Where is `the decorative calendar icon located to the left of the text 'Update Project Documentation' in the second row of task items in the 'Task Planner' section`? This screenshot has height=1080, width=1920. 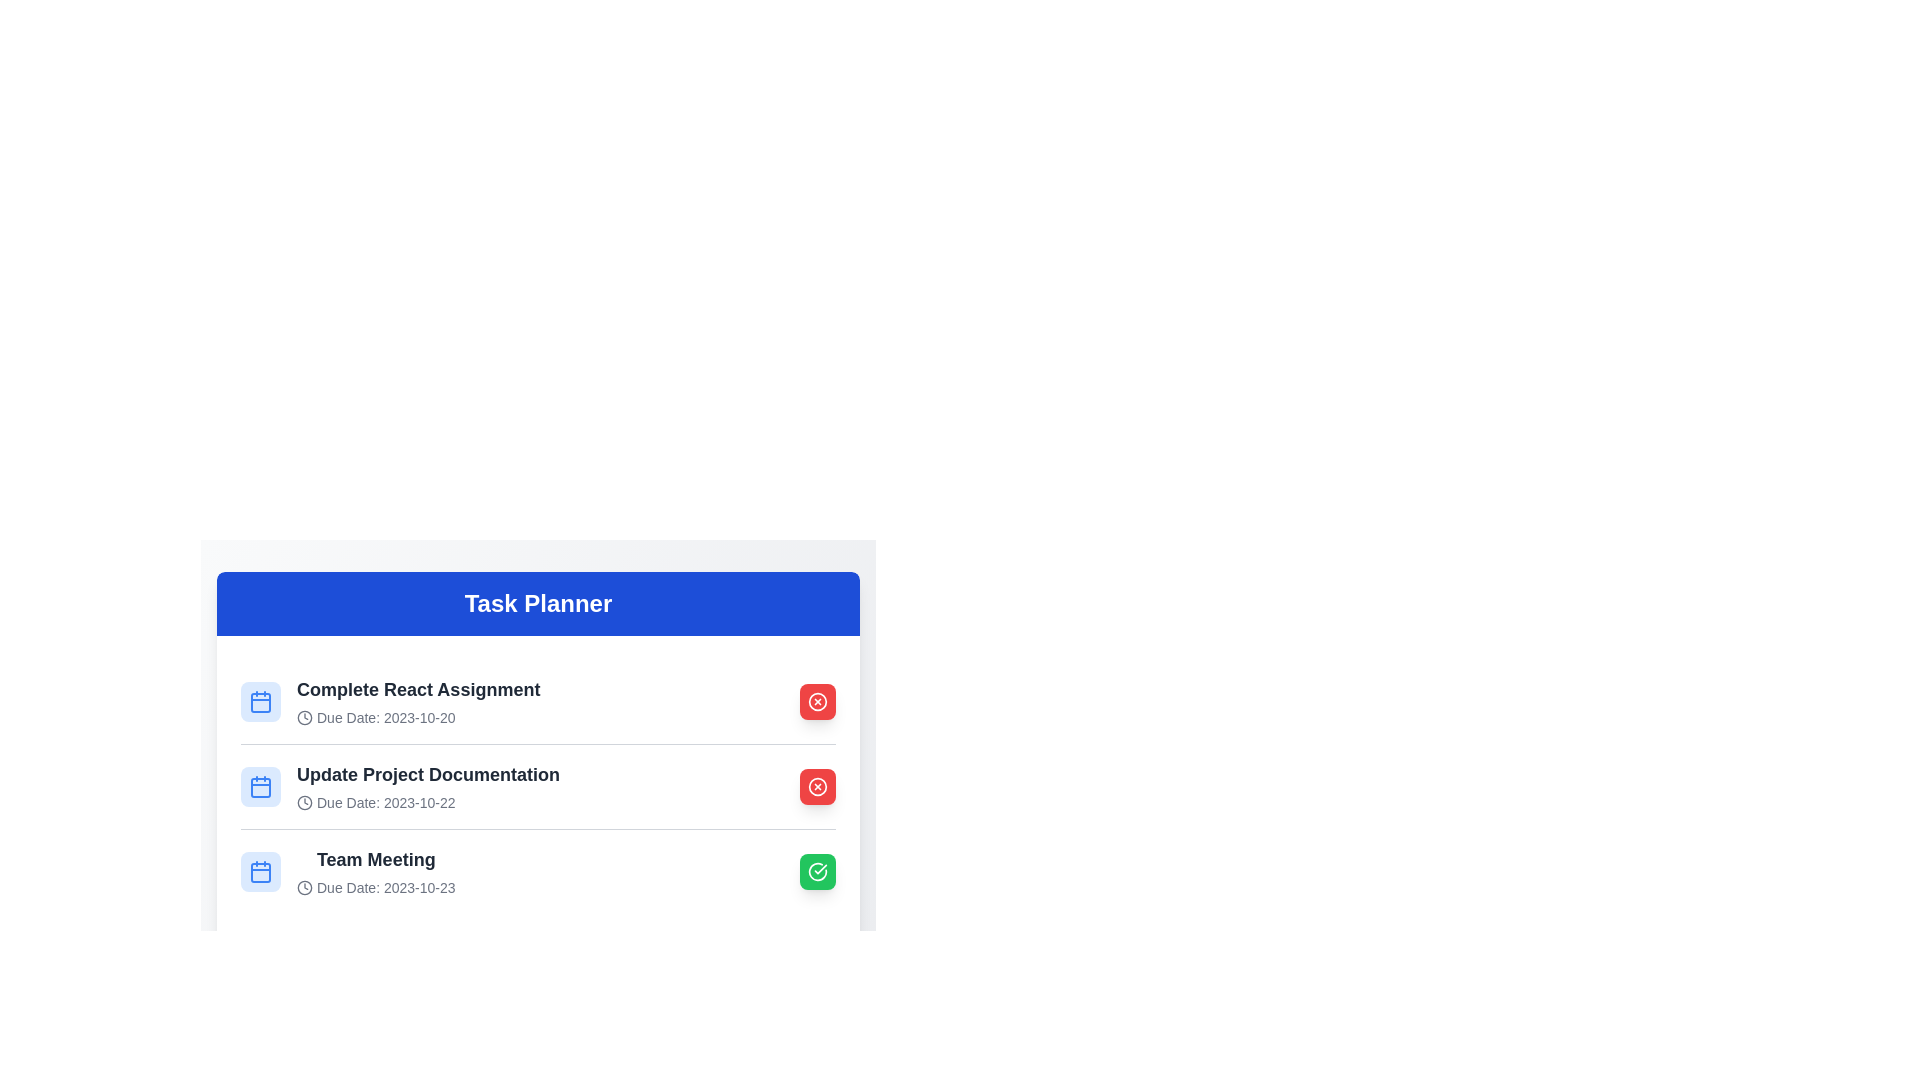 the decorative calendar icon located to the left of the text 'Update Project Documentation' in the second row of task items in the 'Task Planner' section is located at coordinates (259, 785).